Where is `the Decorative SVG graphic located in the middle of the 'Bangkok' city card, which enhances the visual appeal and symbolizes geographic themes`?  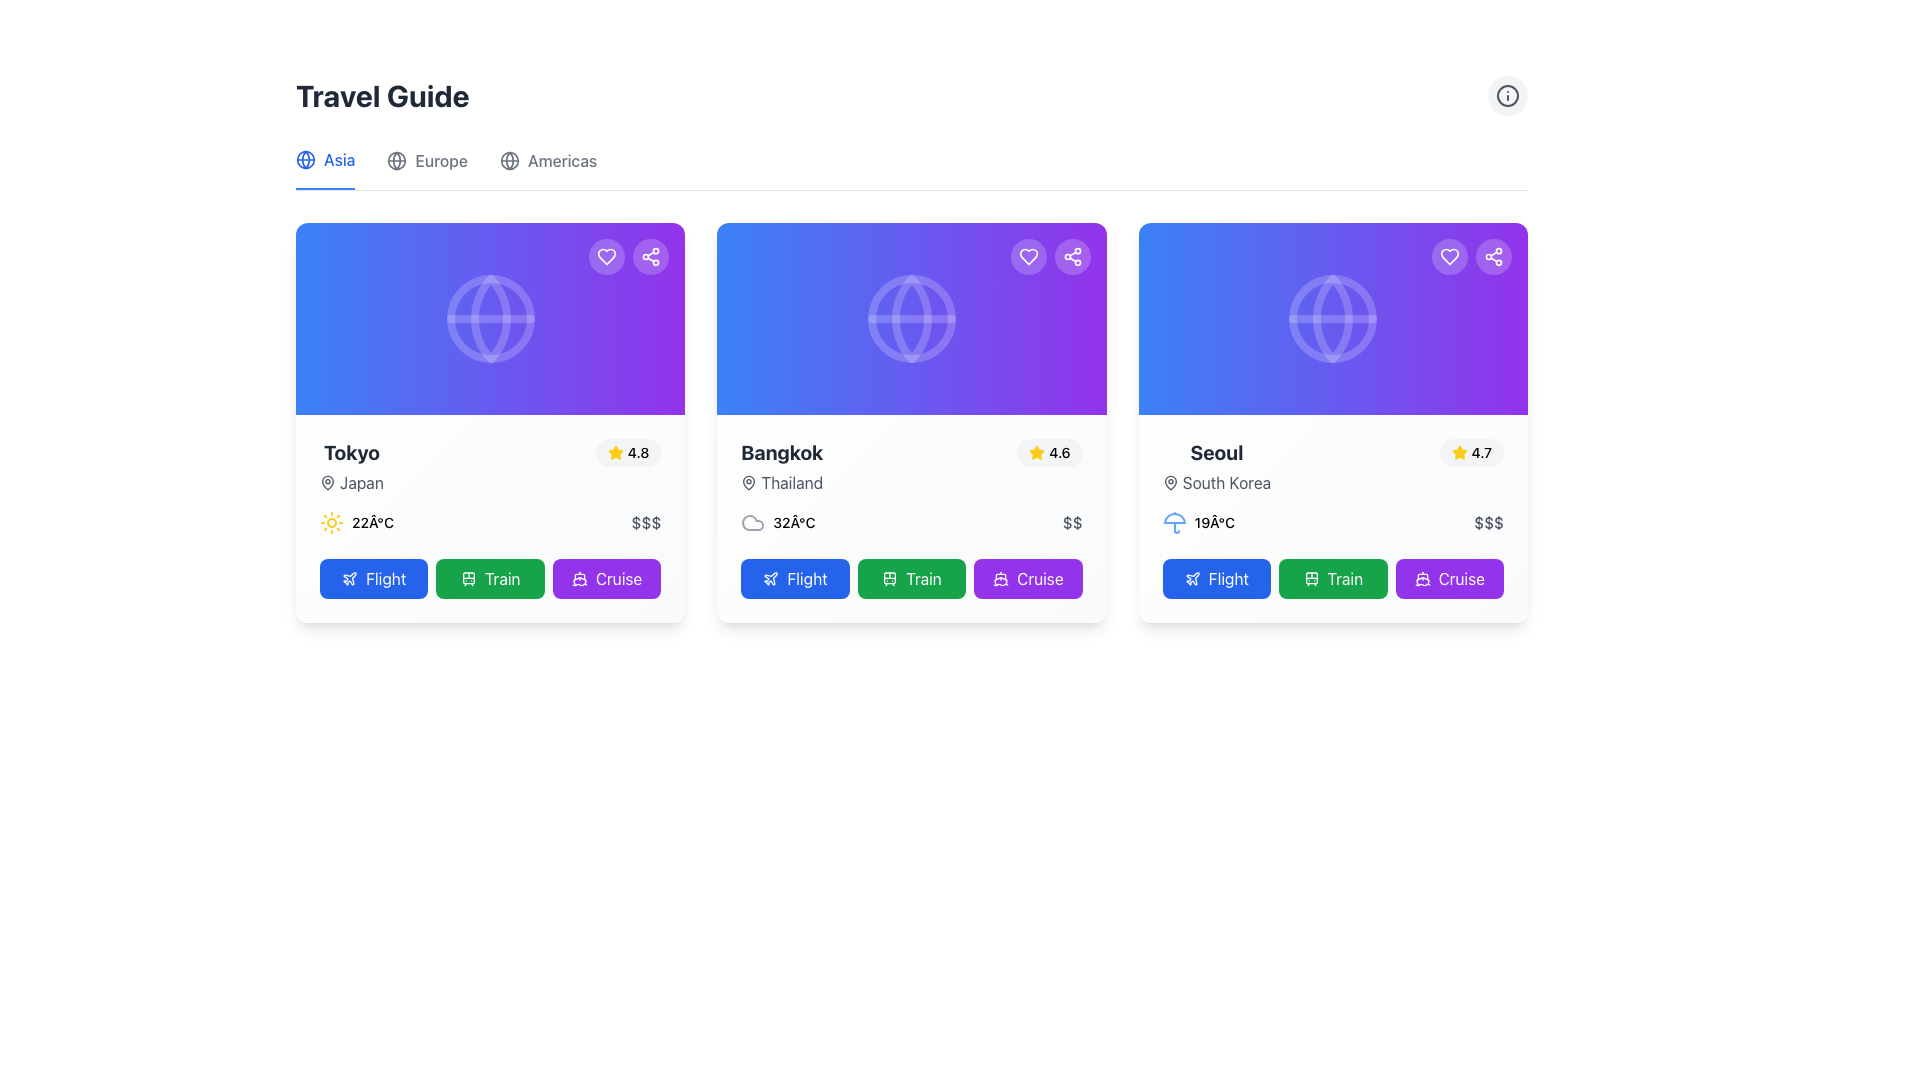 the Decorative SVG graphic located in the middle of the 'Bangkok' city card, which enhances the visual appeal and symbolizes geographic themes is located at coordinates (911, 318).